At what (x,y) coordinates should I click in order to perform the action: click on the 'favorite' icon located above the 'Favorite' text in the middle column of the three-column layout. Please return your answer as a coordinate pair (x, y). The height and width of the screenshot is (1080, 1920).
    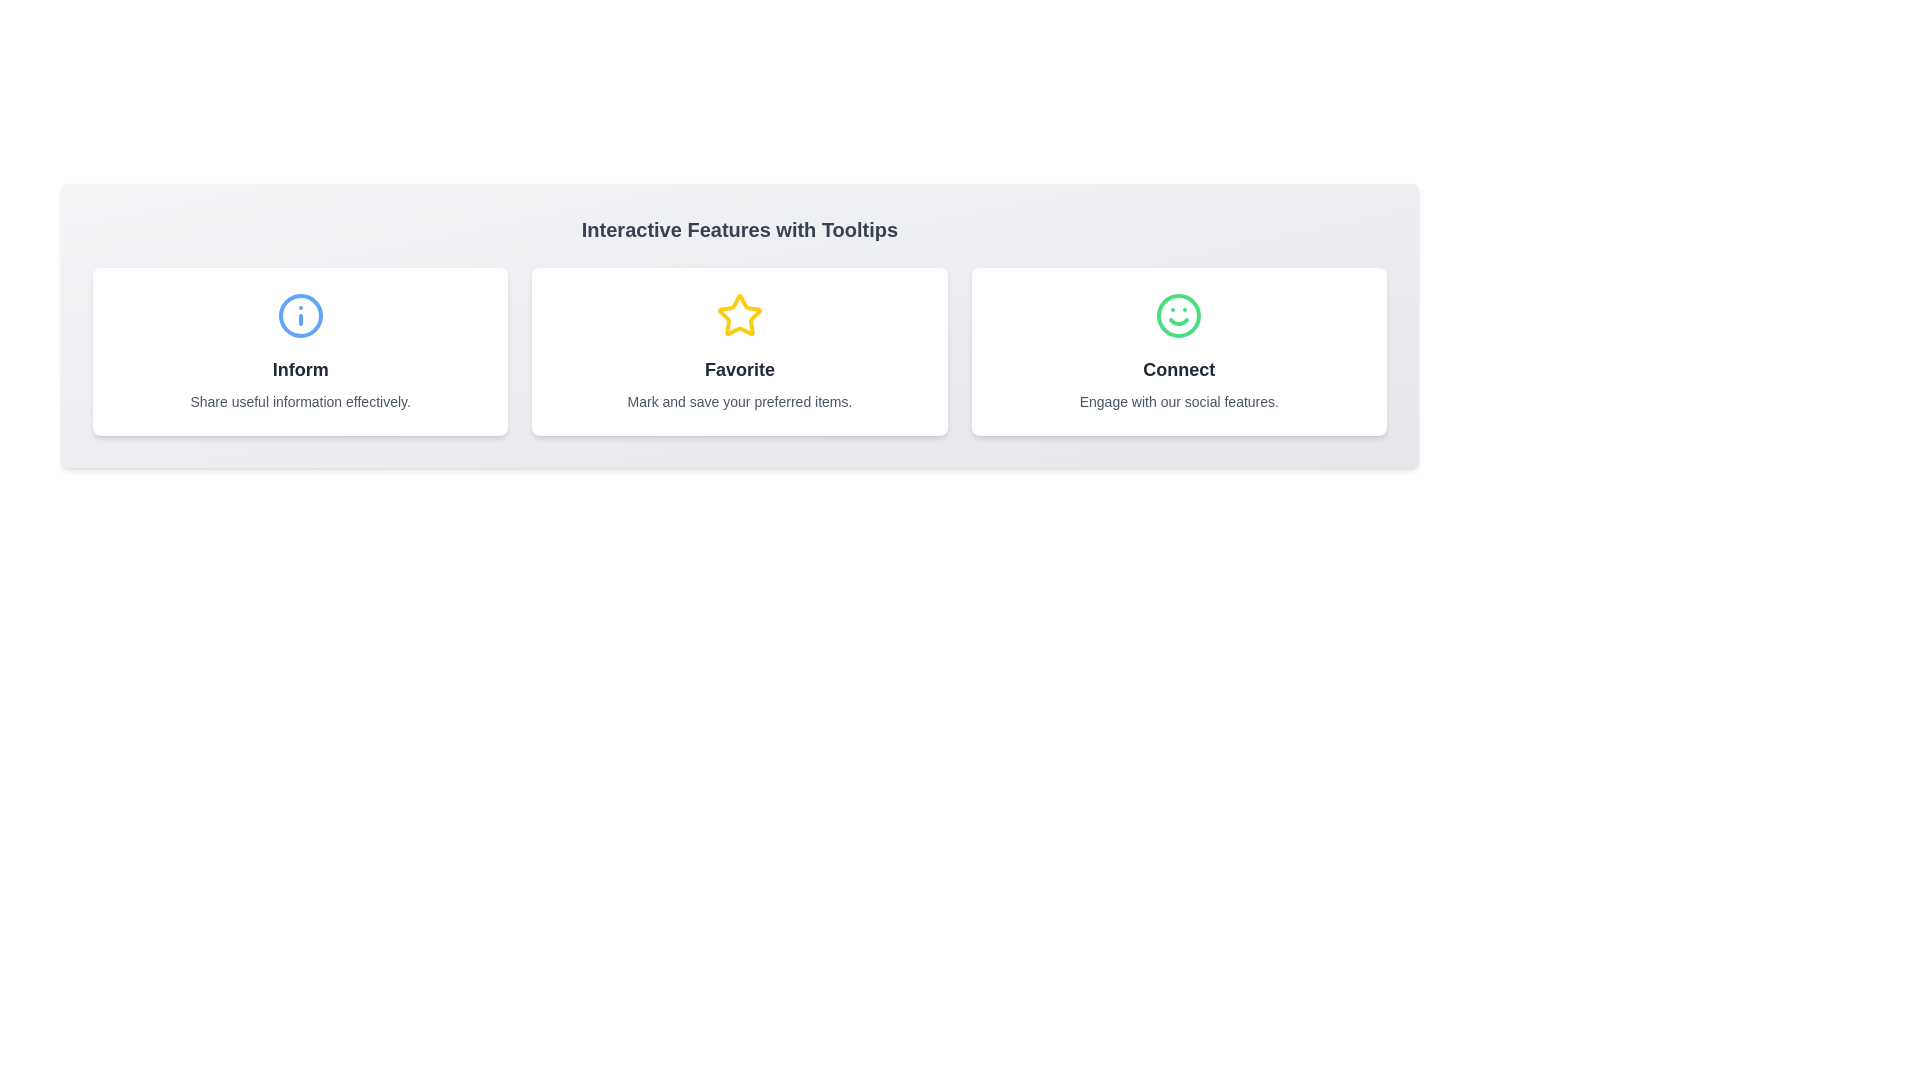
    Looking at the image, I should click on (738, 315).